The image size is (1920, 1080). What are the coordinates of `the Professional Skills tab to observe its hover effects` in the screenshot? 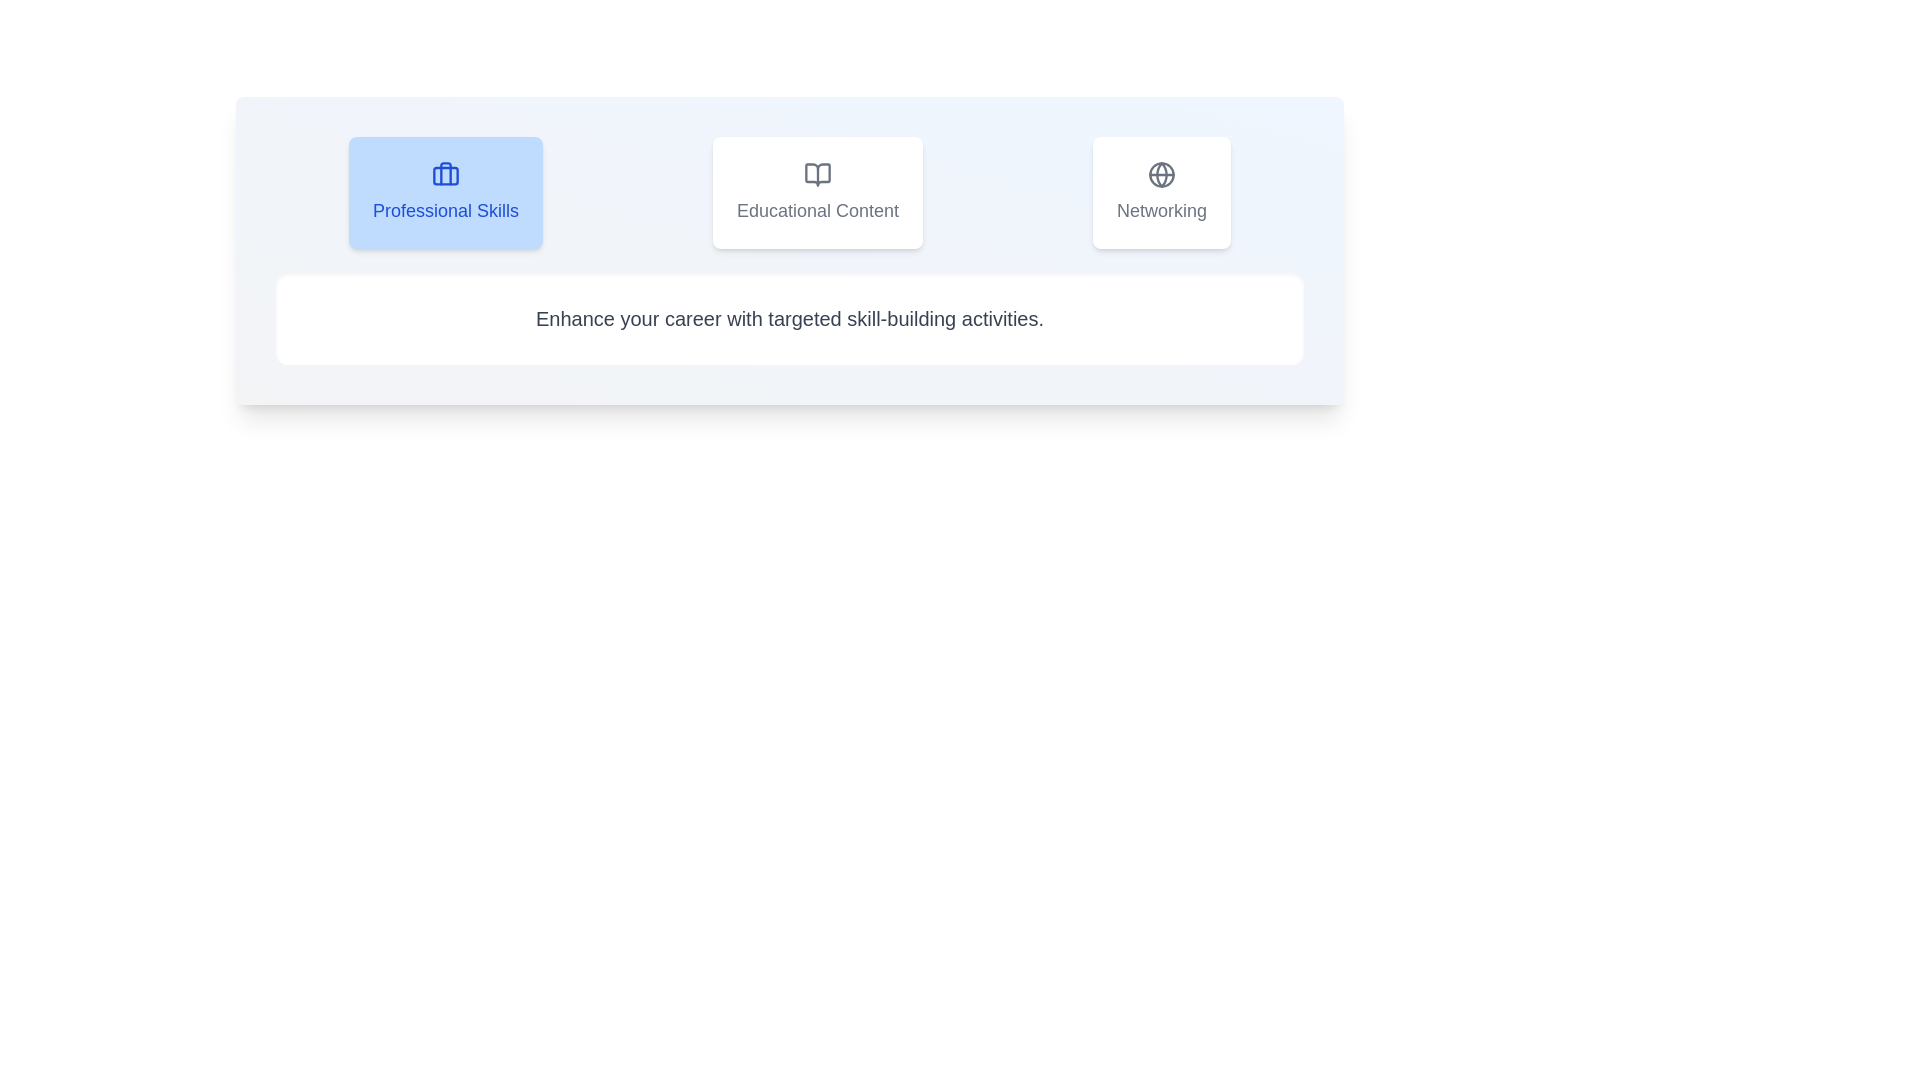 It's located at (445, 192).